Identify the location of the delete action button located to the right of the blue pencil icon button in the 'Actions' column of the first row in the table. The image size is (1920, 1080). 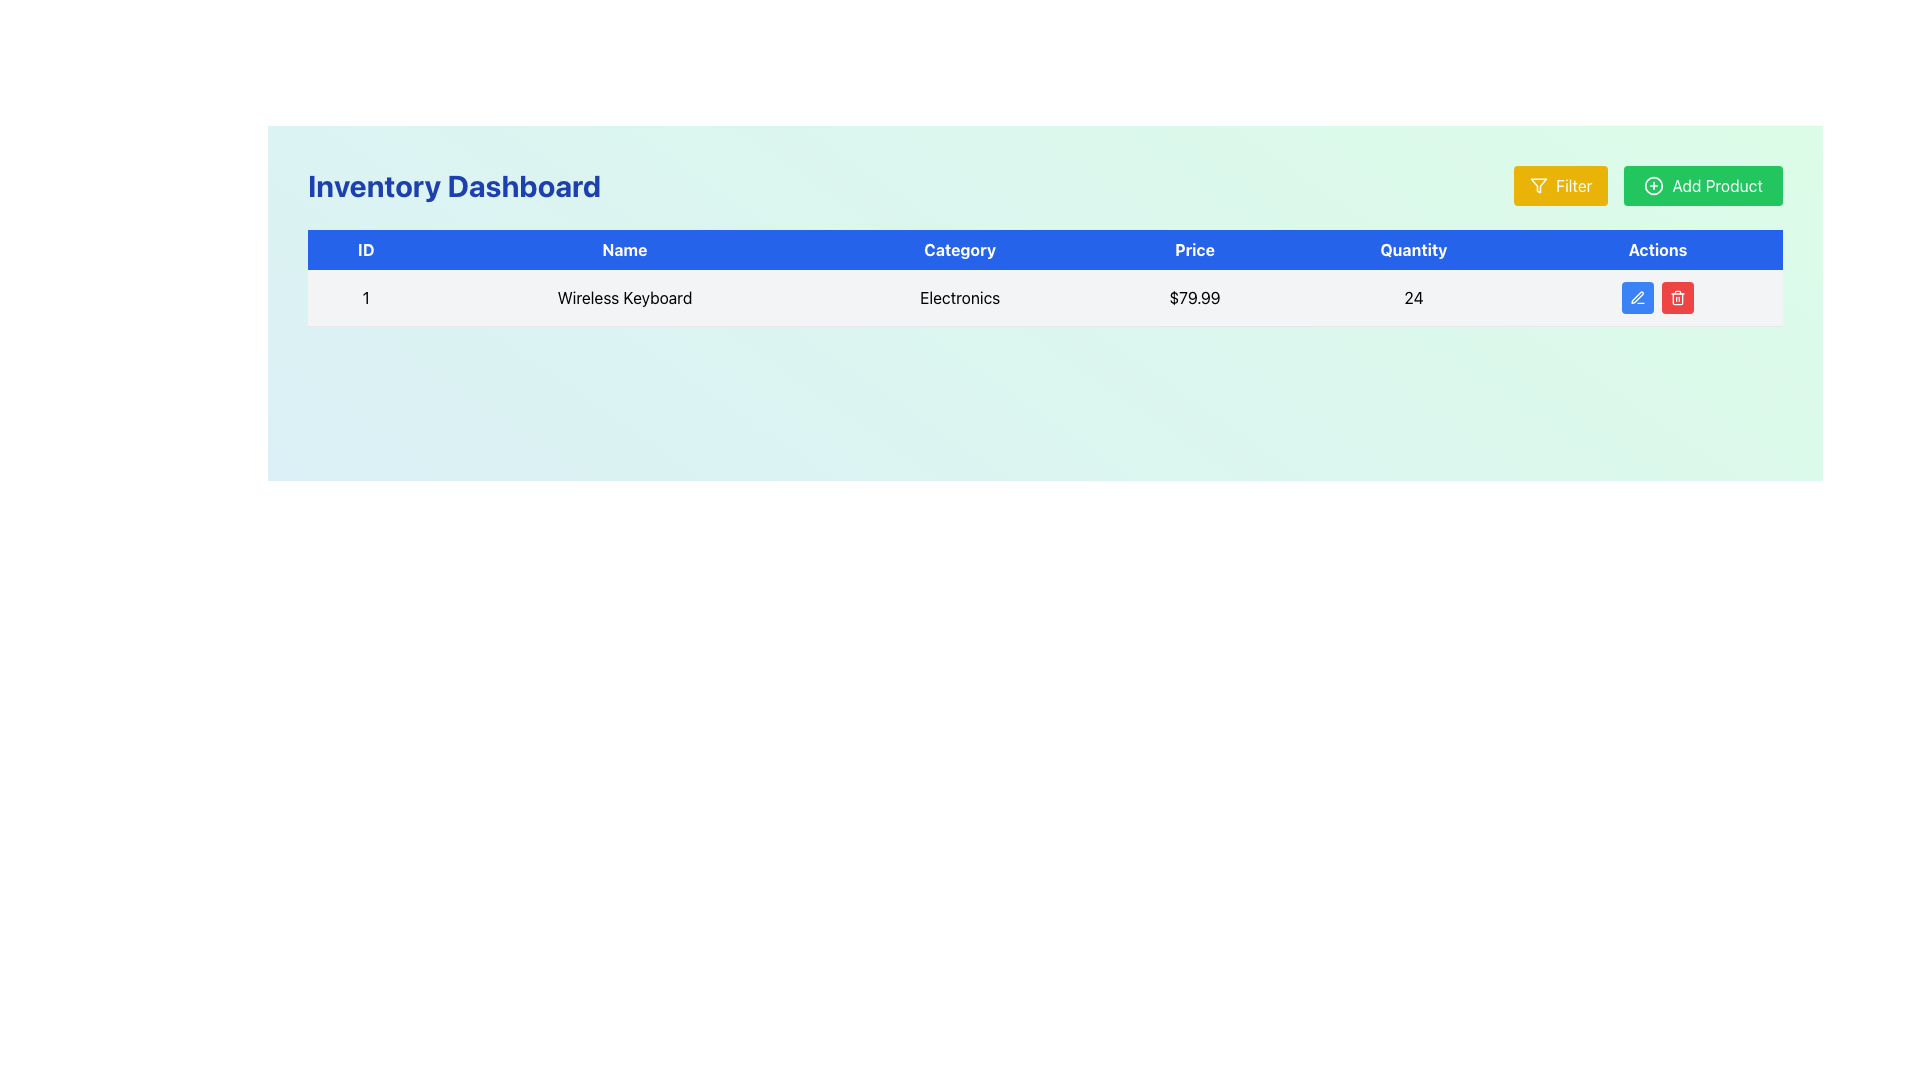
(1677, 297).